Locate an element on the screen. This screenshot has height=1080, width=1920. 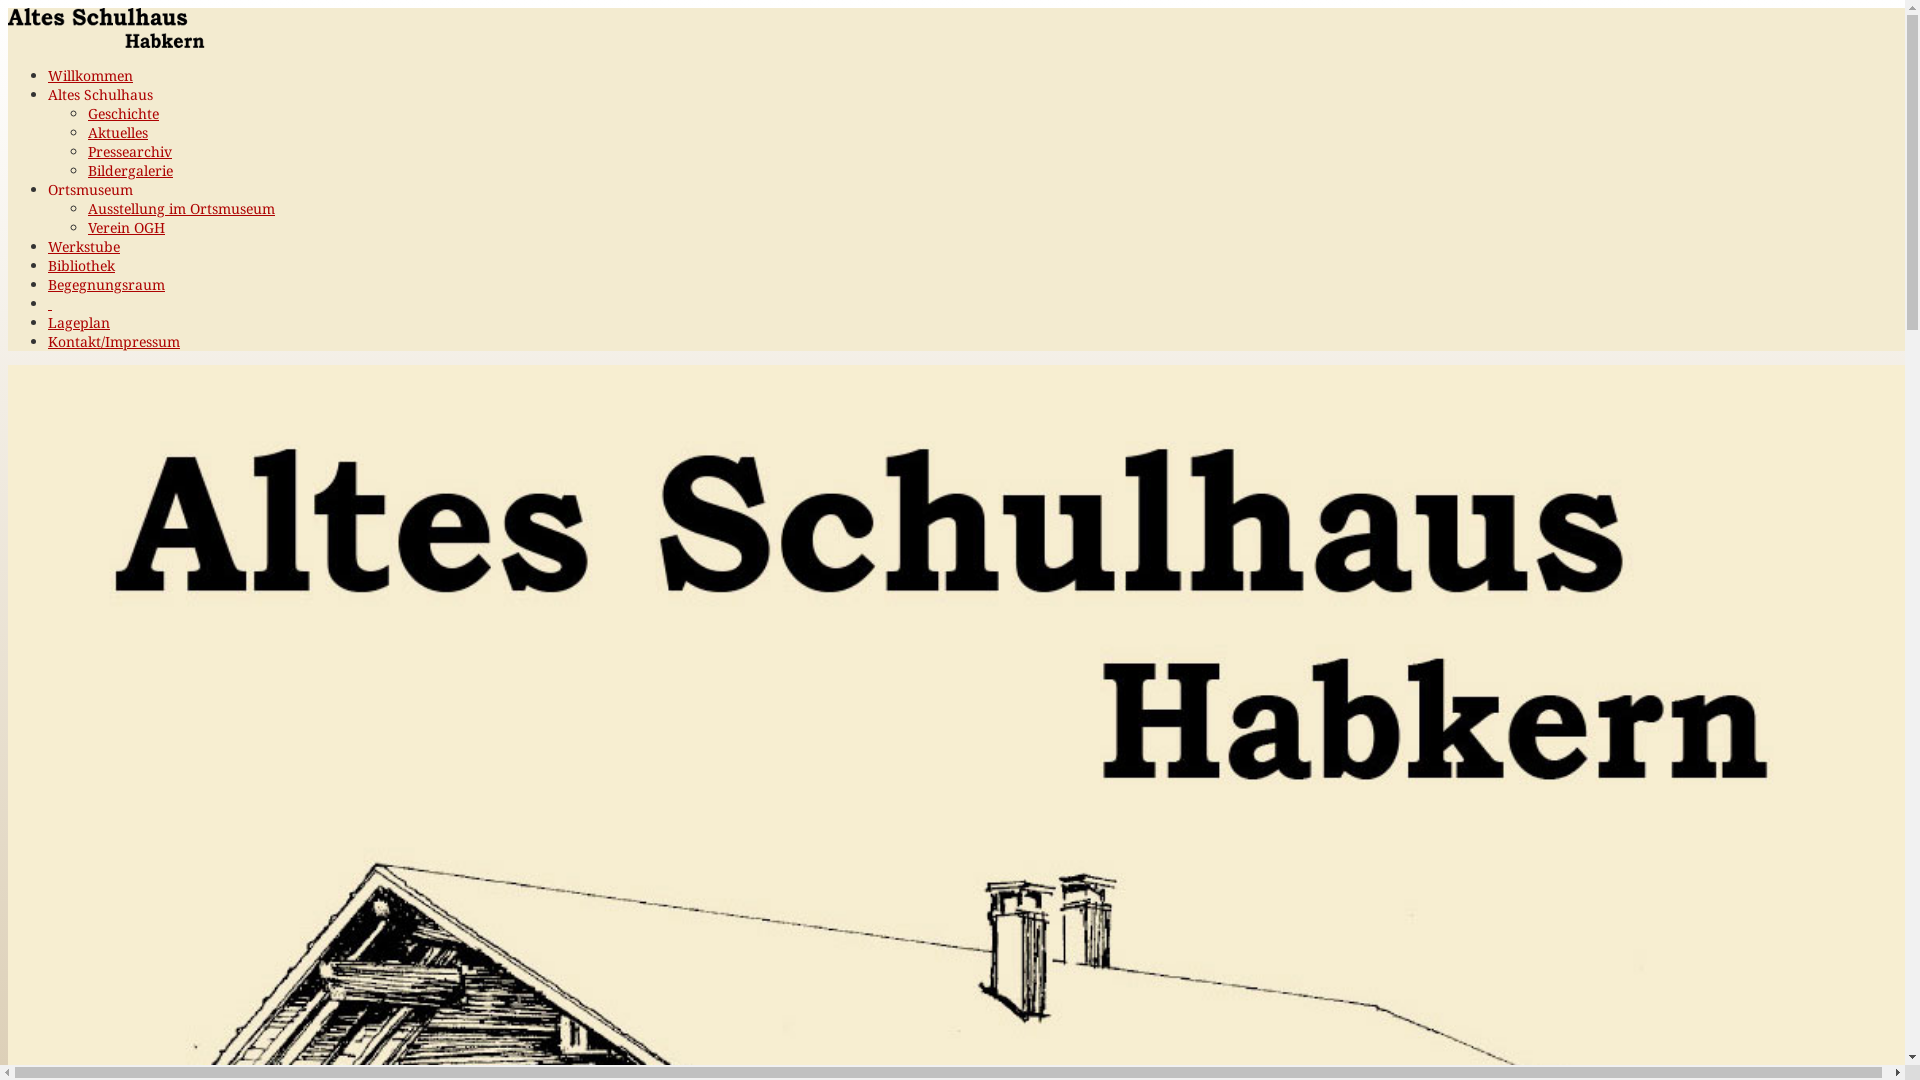
'Kontakt/Impressum' is located at coordinates (48, 340).